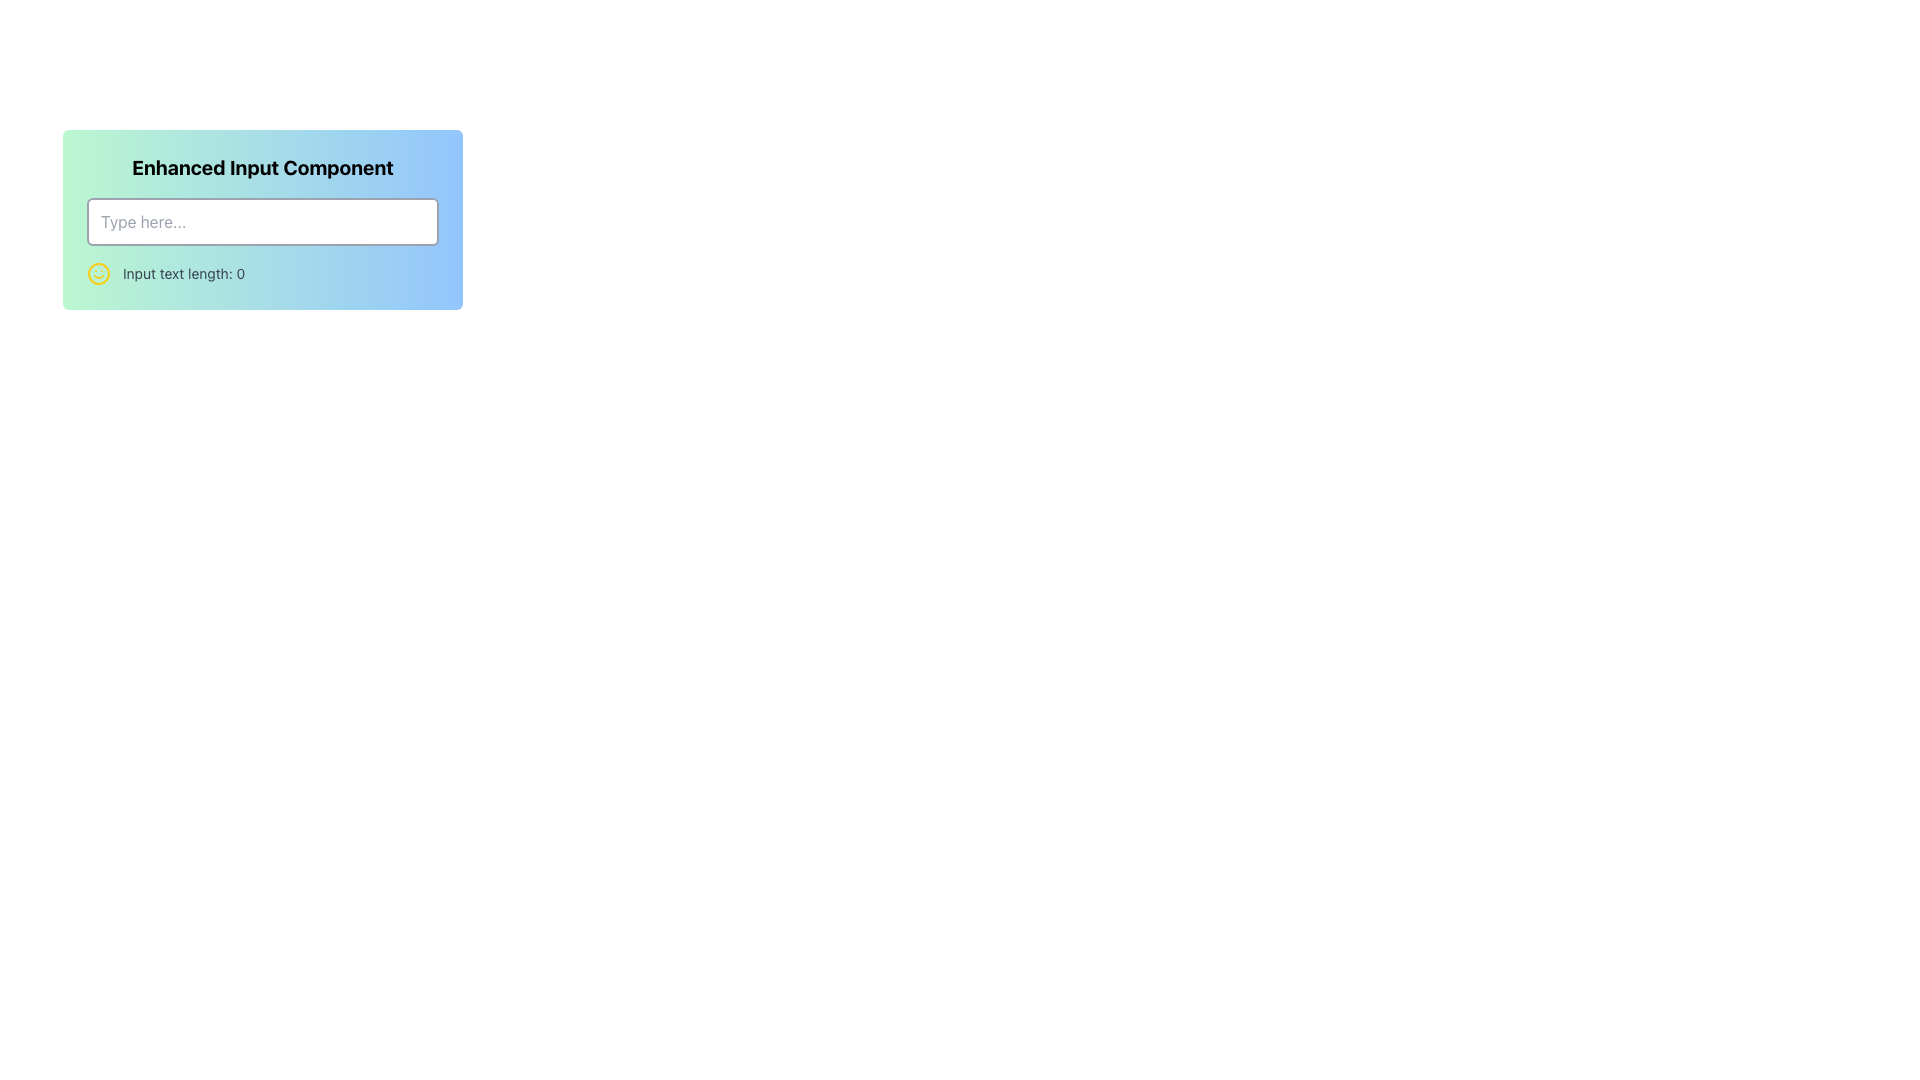 This screenshot has width=1920, height=1080. What do you see at coordinates (98, 273) in the screenshot?
I see `the yellow circular smiley icon, which features a minimalist design with two small eyes and a curved smile, located at the far-left of a group with a text indicator to its right` at bounding box center [98, 273].